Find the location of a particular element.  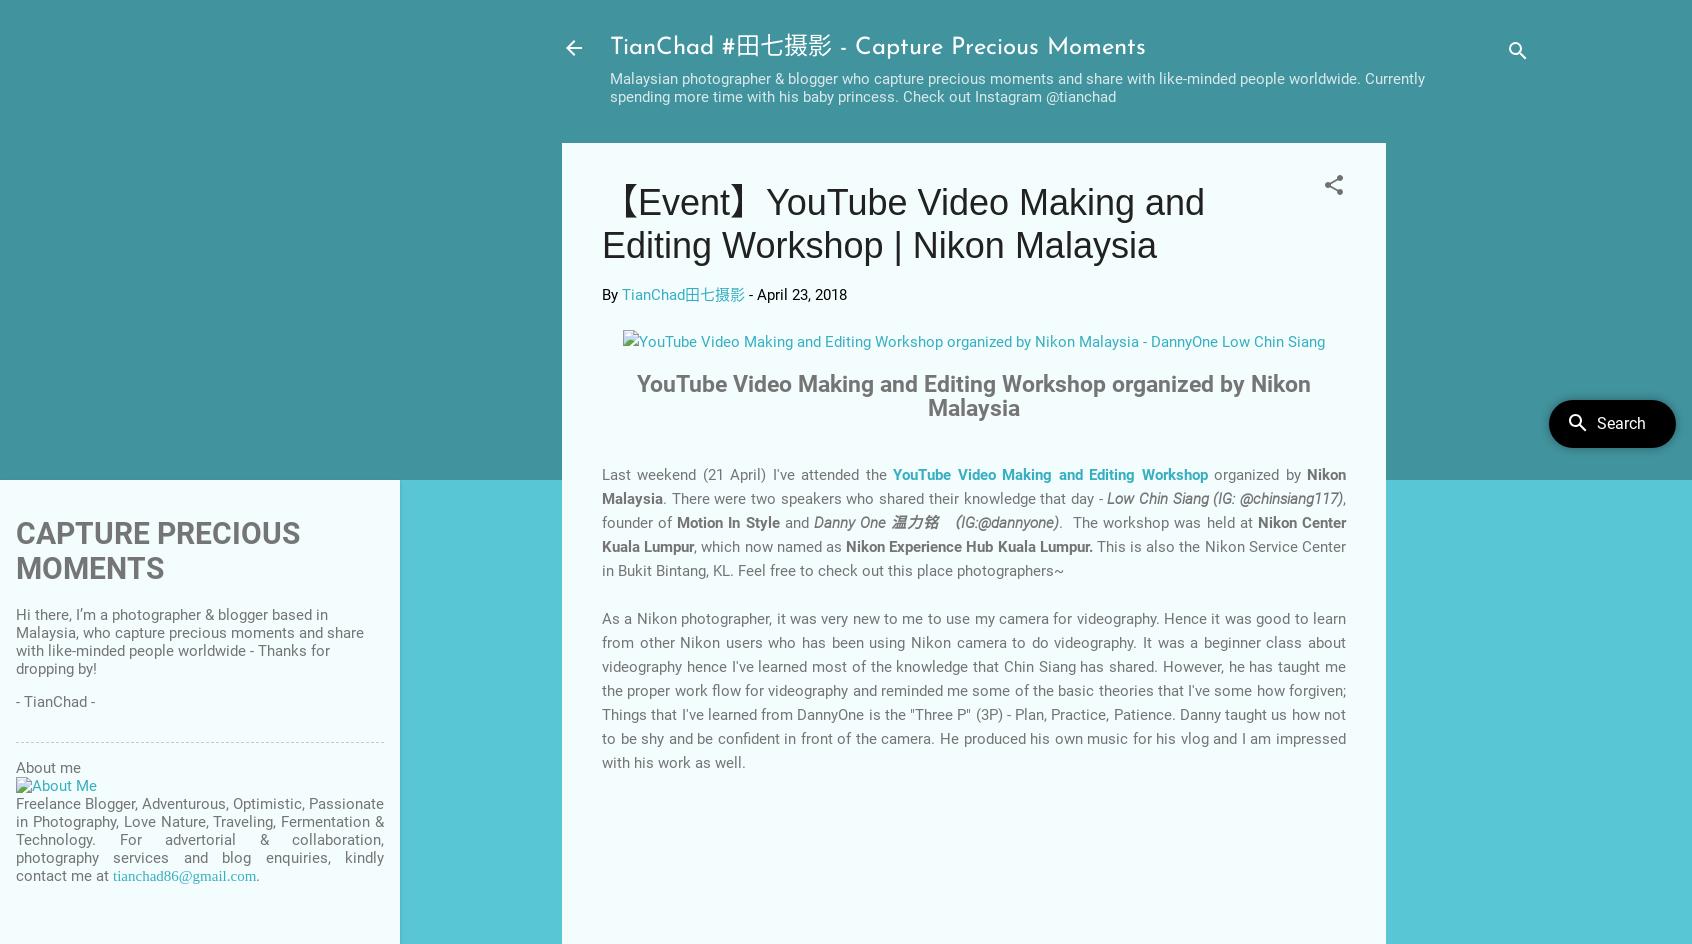

'Low Chin Siang (IG: @chinsiang117)' is located at coordinates (1225, 497).